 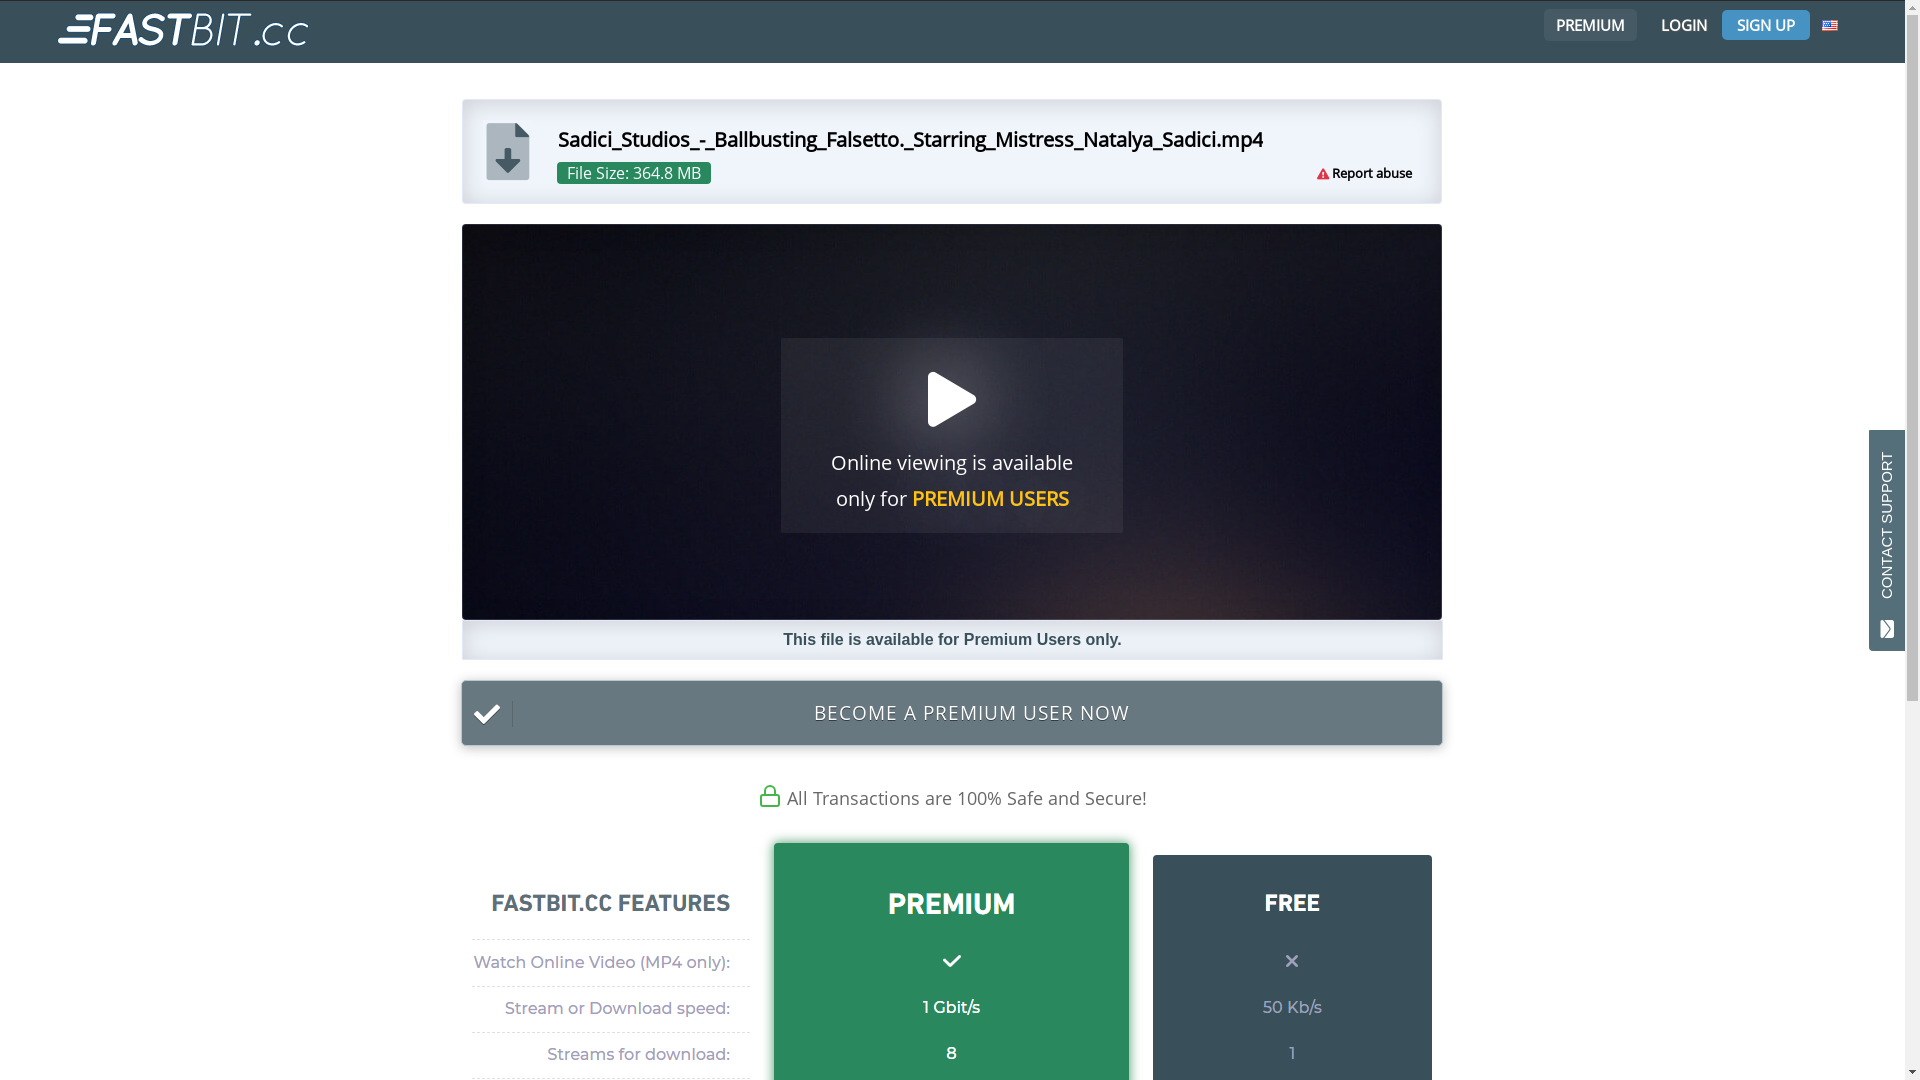 I want to click on 'LOGIN', so click(x=1683, y=24).